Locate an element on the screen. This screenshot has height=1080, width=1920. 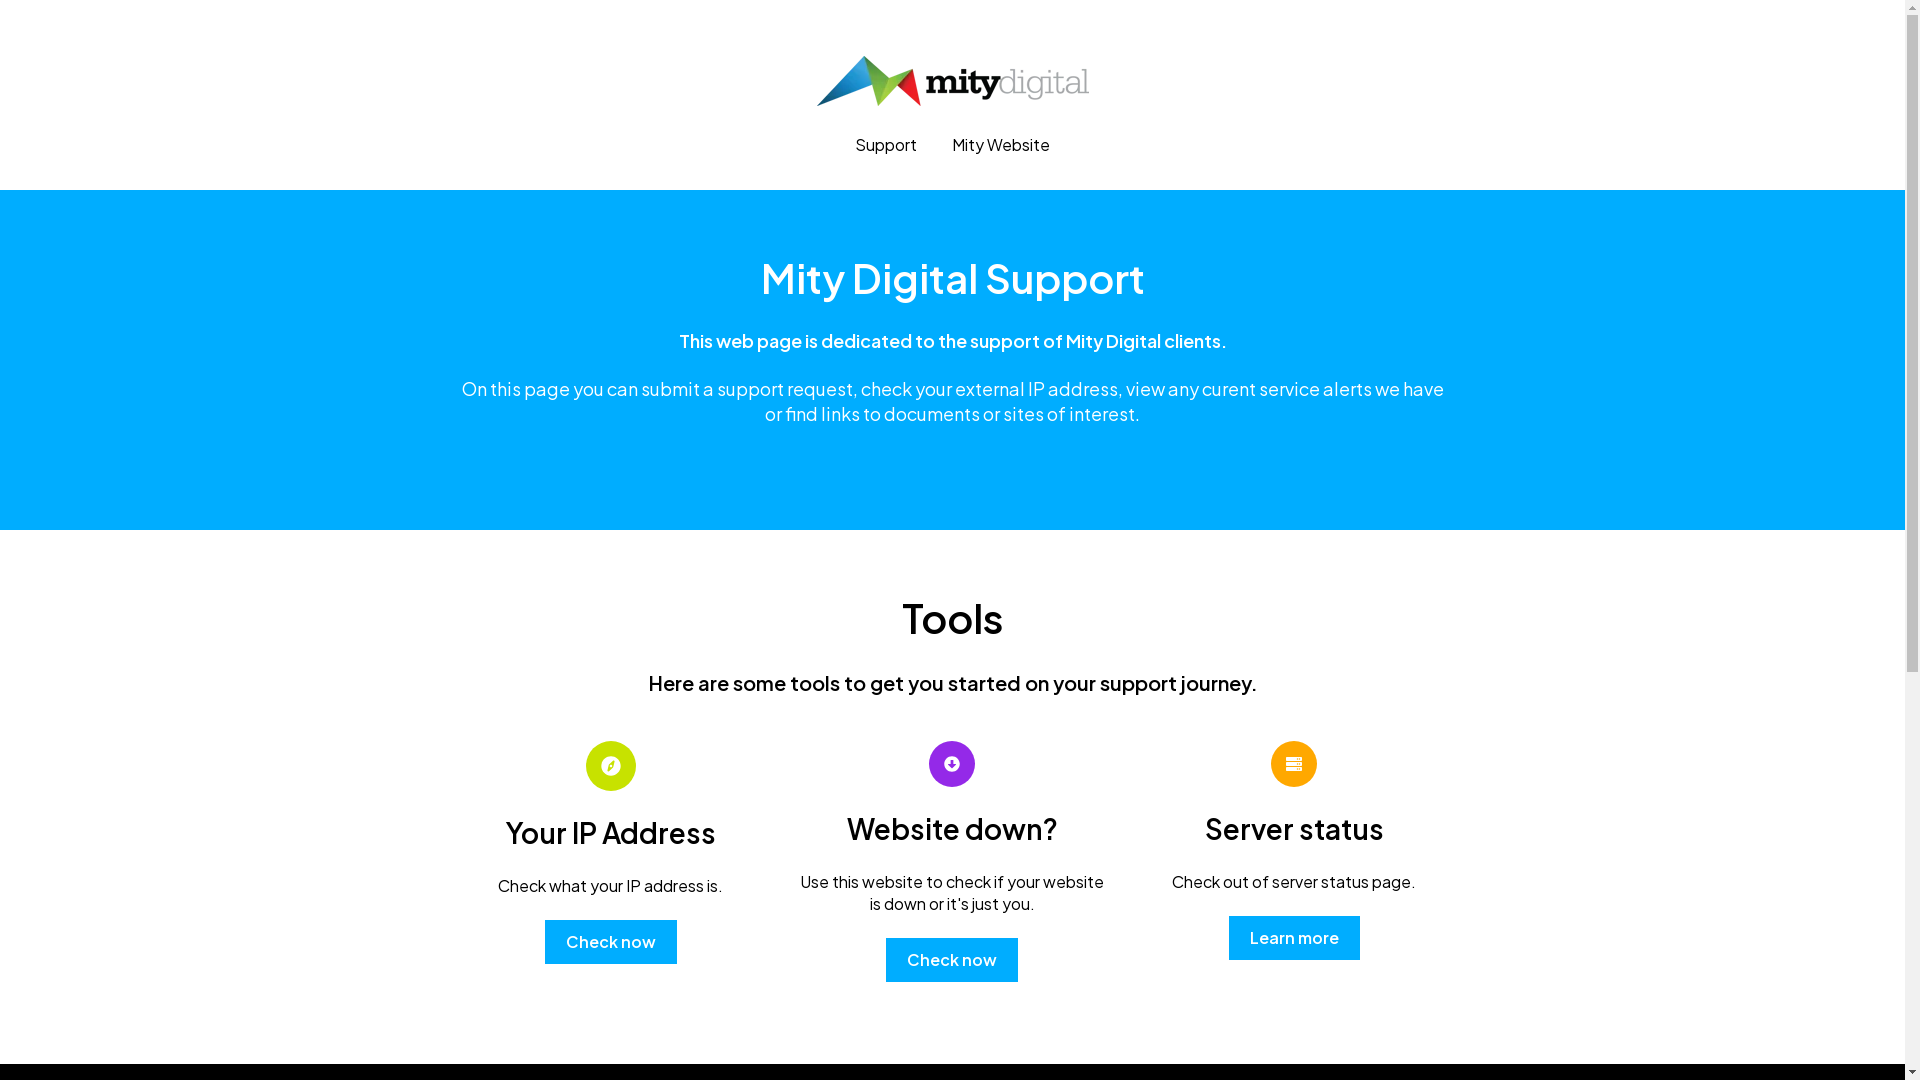
'Check now' is located at coordinates (950, 959).